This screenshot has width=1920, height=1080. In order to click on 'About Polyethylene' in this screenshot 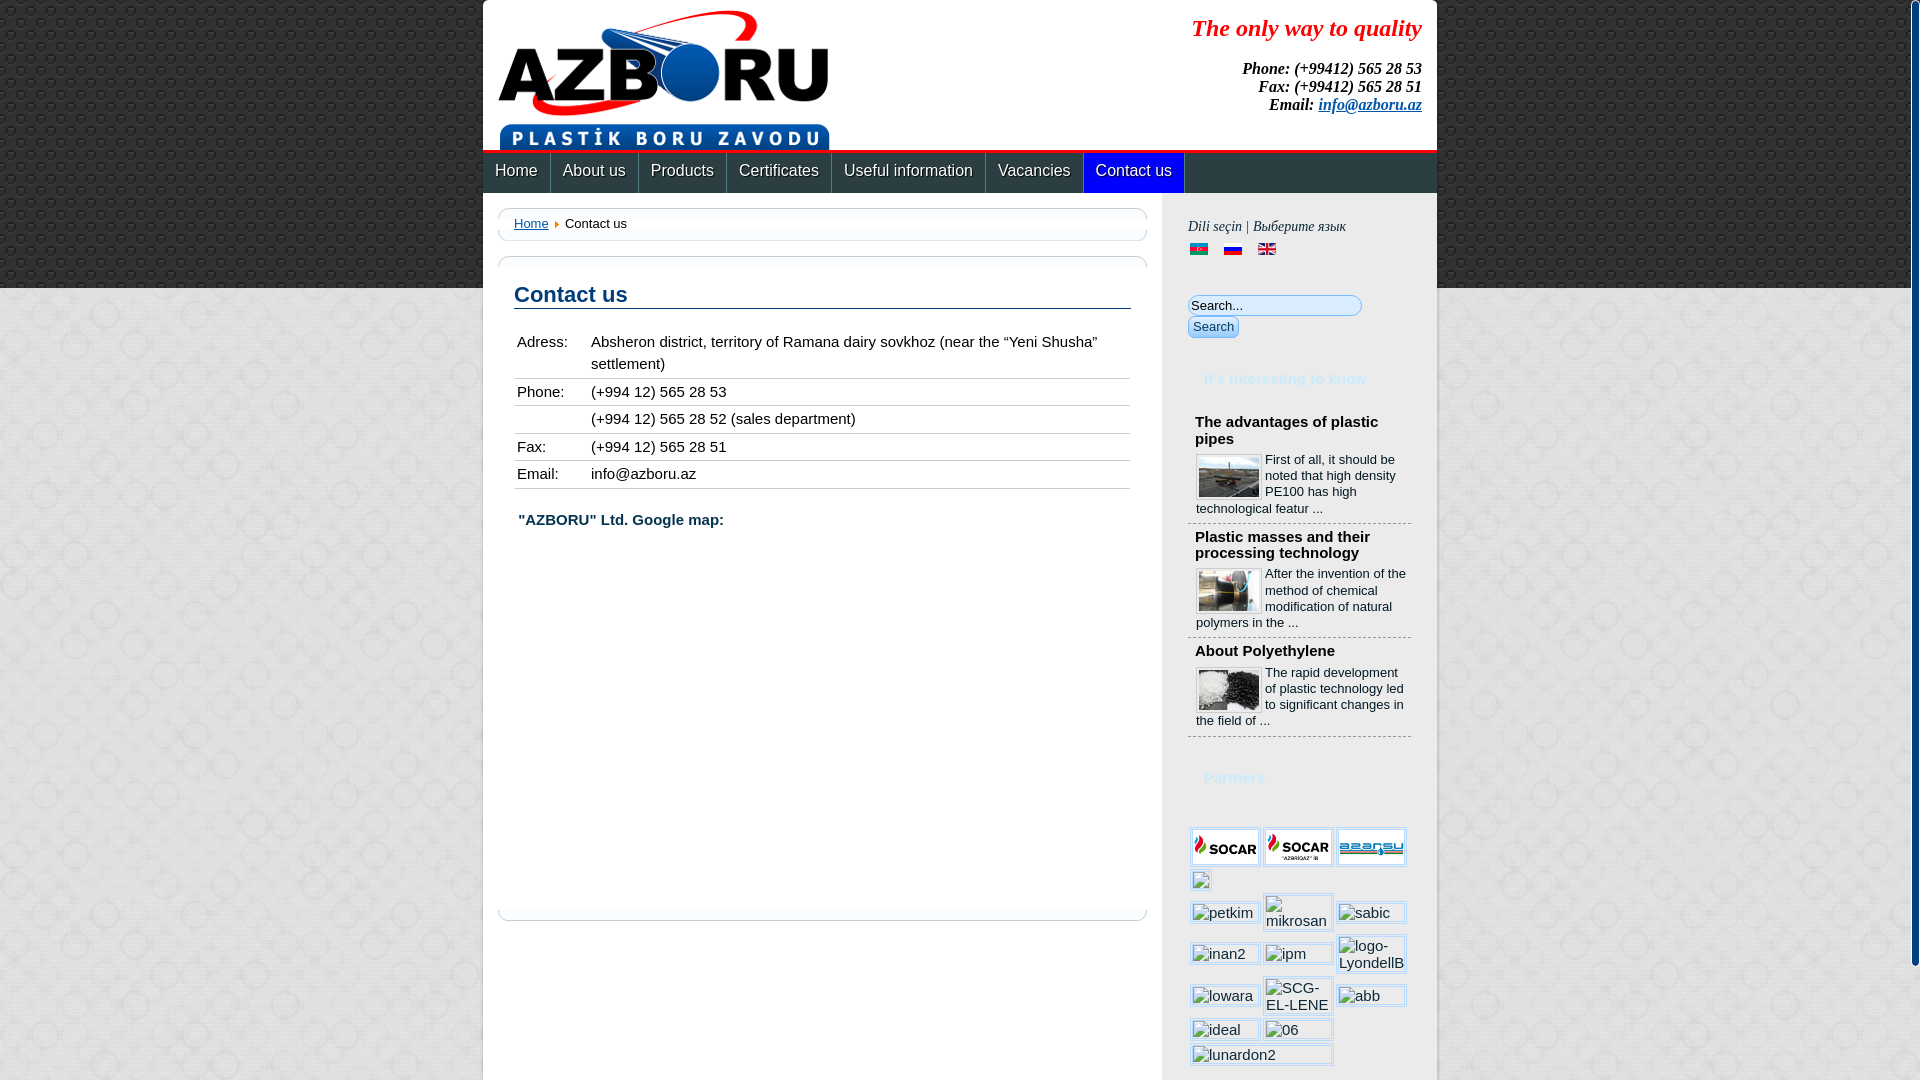, I will do `click(1264, 650)`.